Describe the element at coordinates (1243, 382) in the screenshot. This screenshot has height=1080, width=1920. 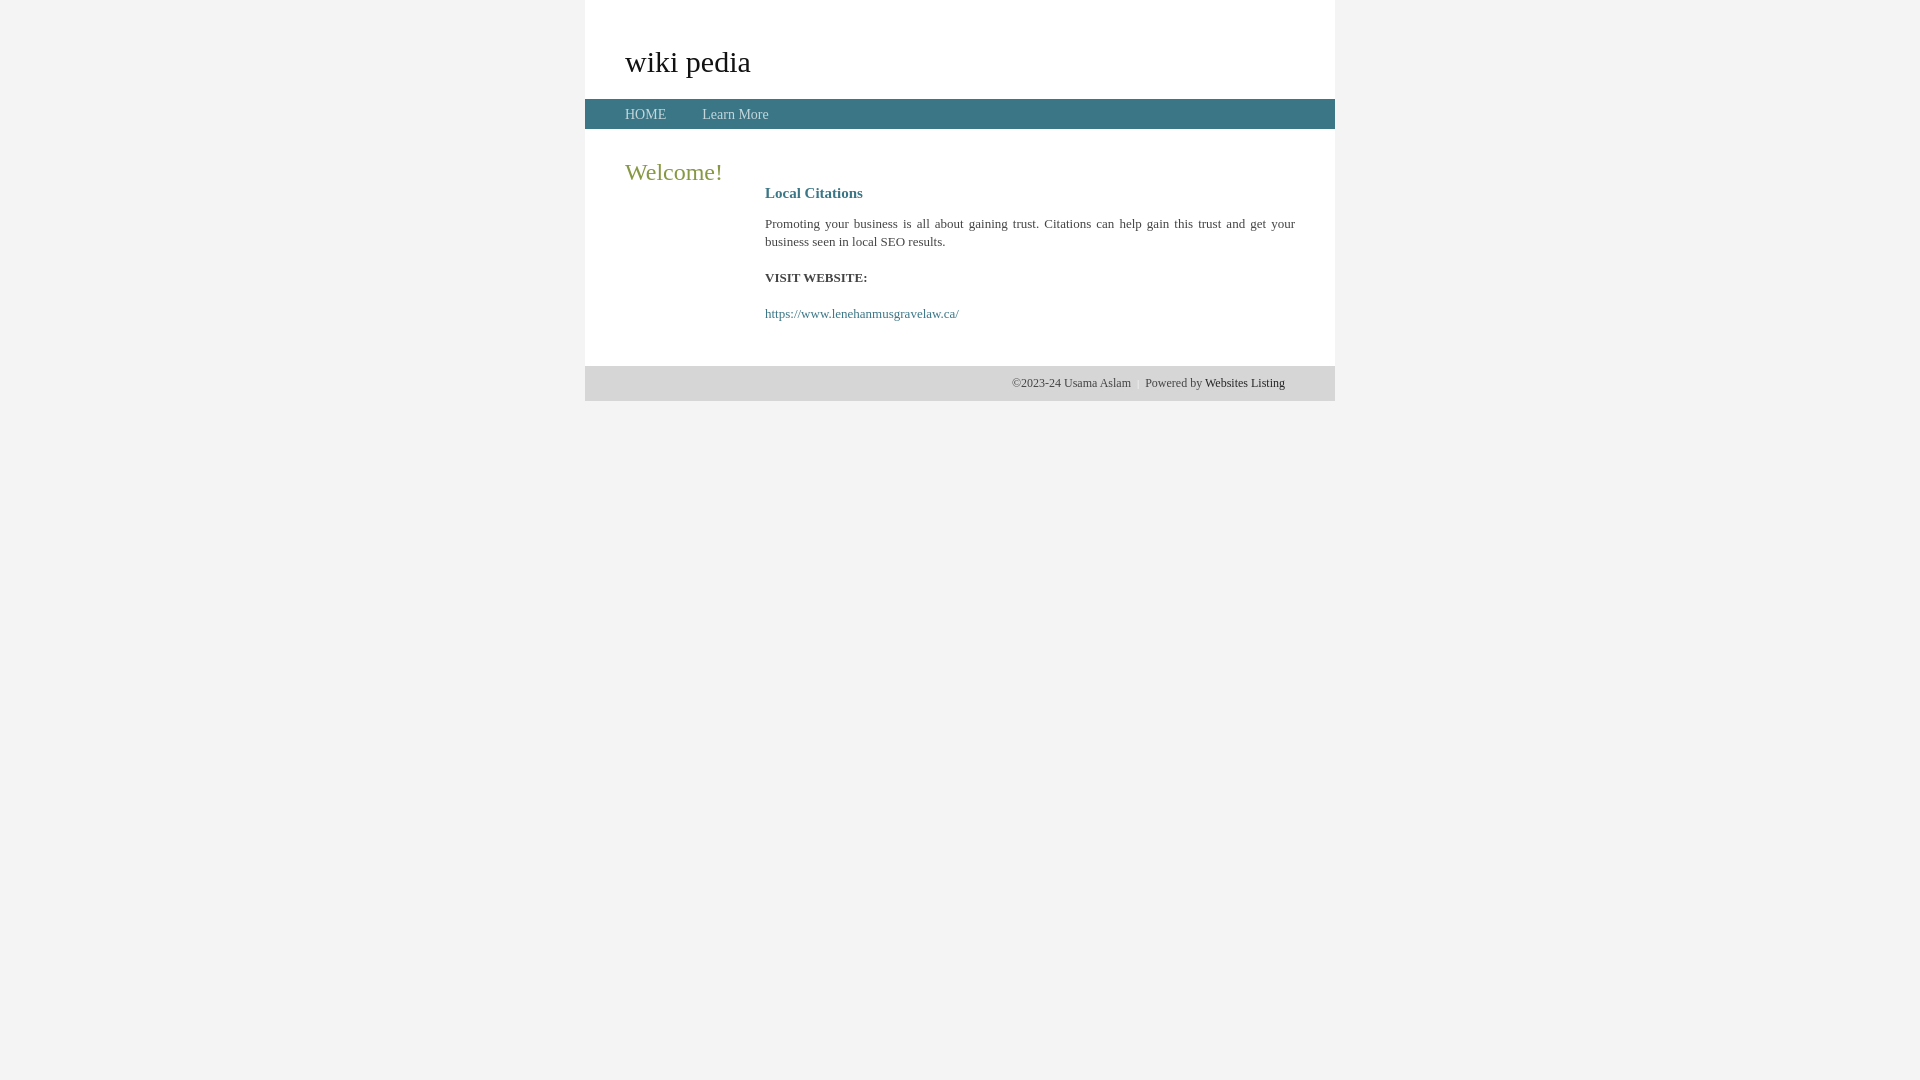
I see `'Websites Listing'` at that location.